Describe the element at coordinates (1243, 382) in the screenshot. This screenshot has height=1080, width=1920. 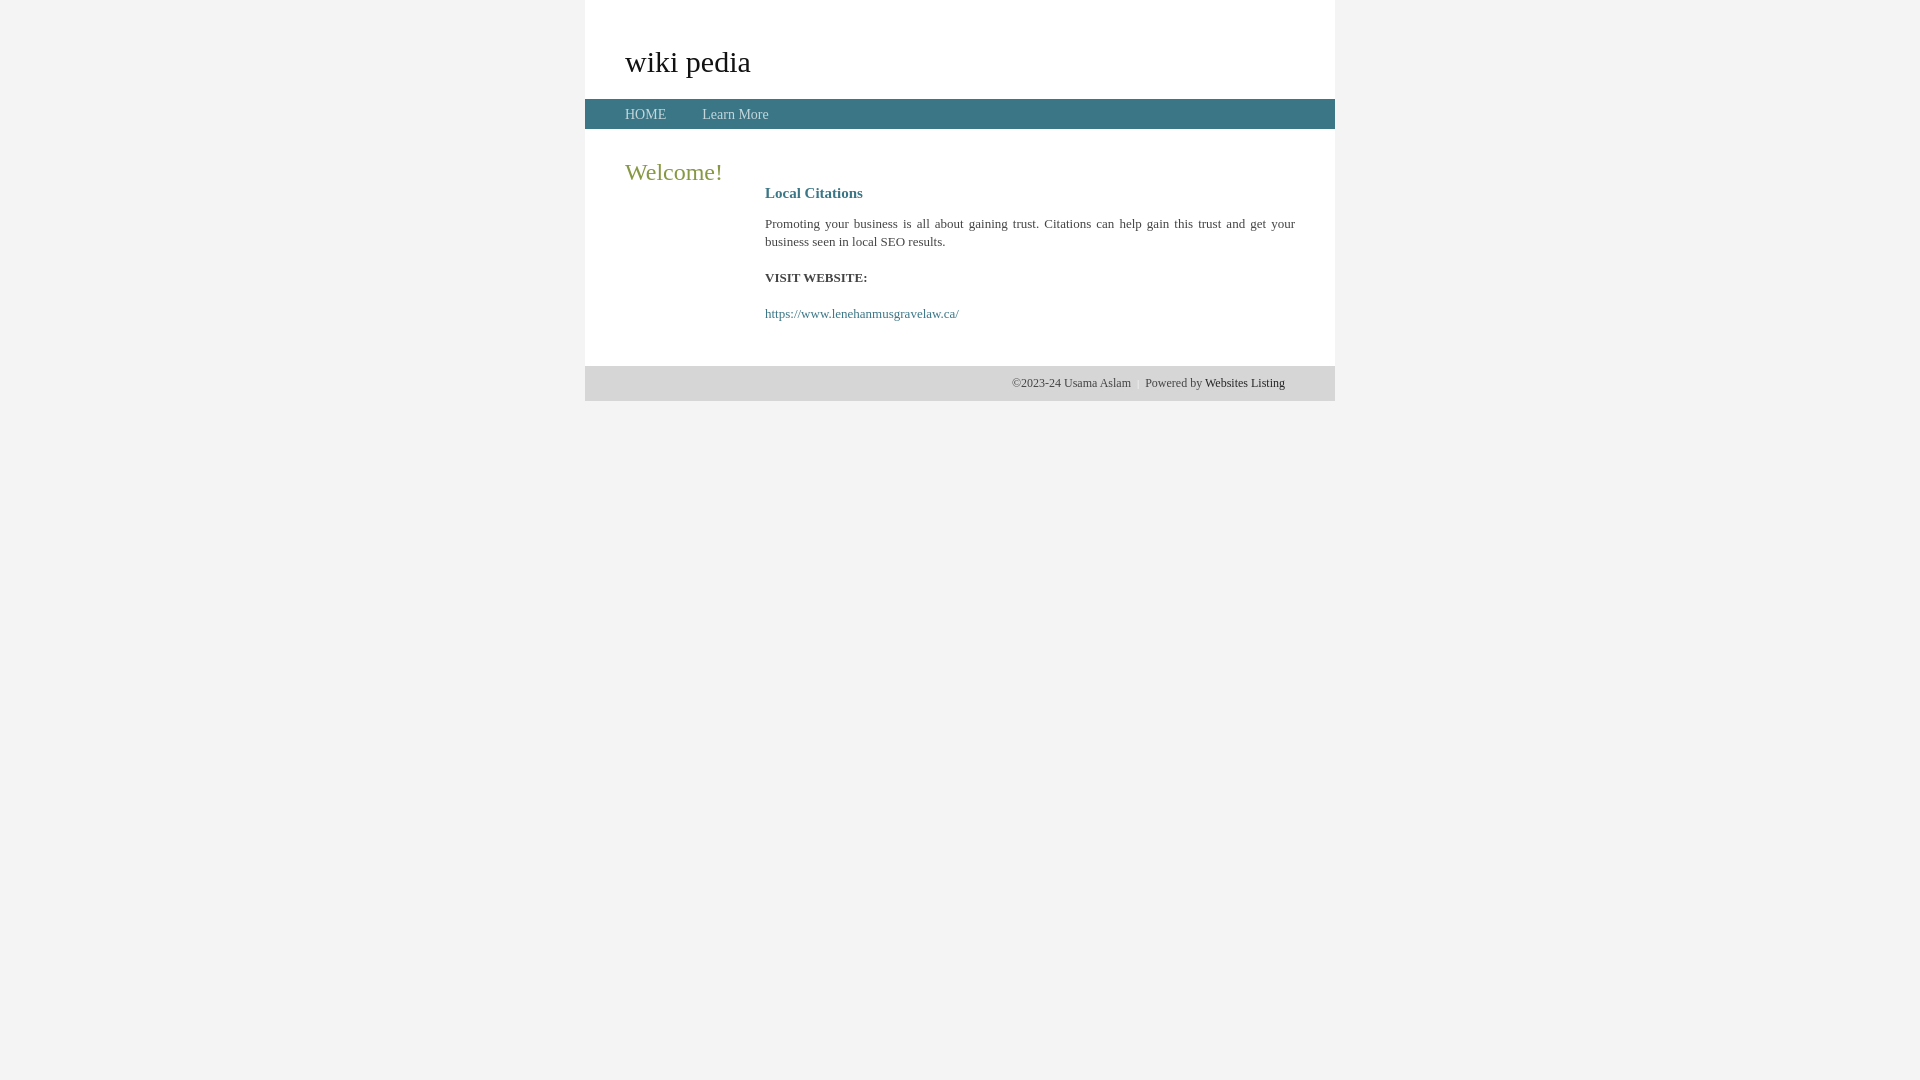
I see `'Websites Listing'` at that location.